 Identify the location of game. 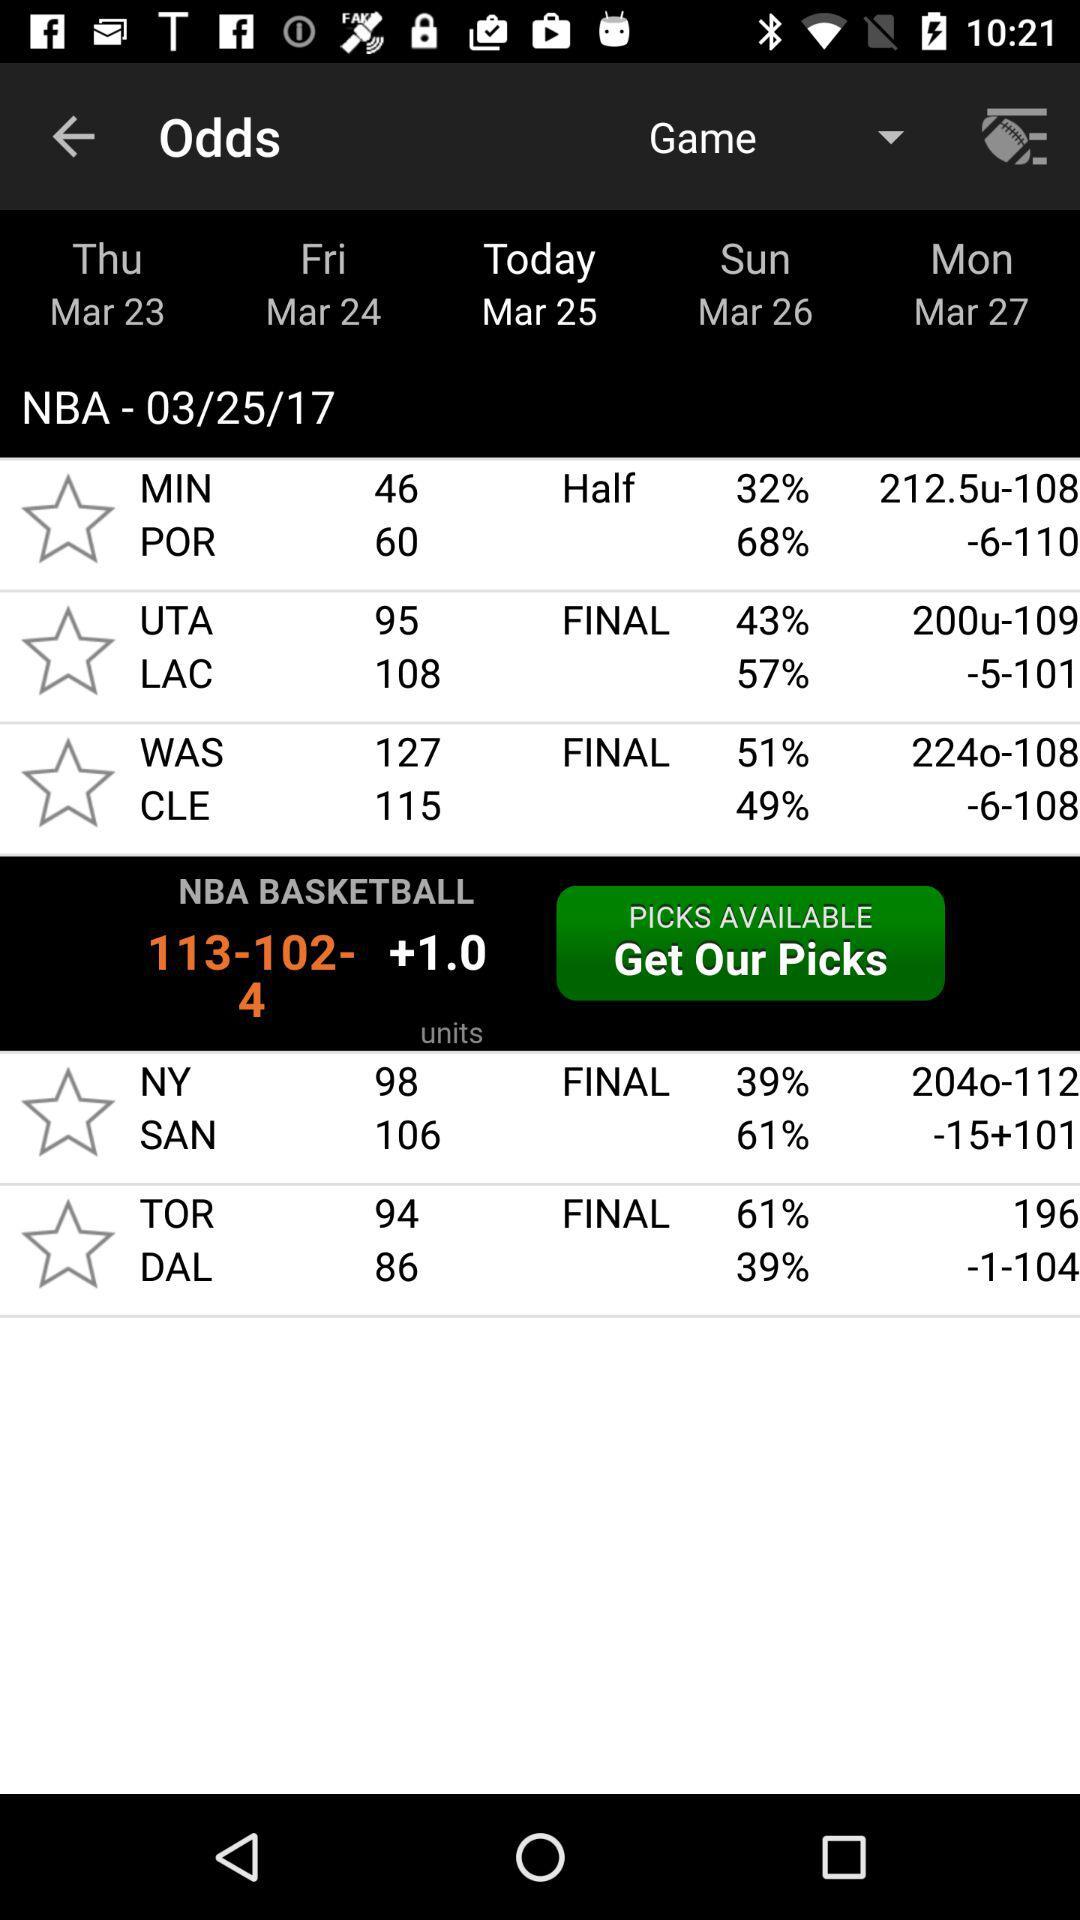
(67, 781).